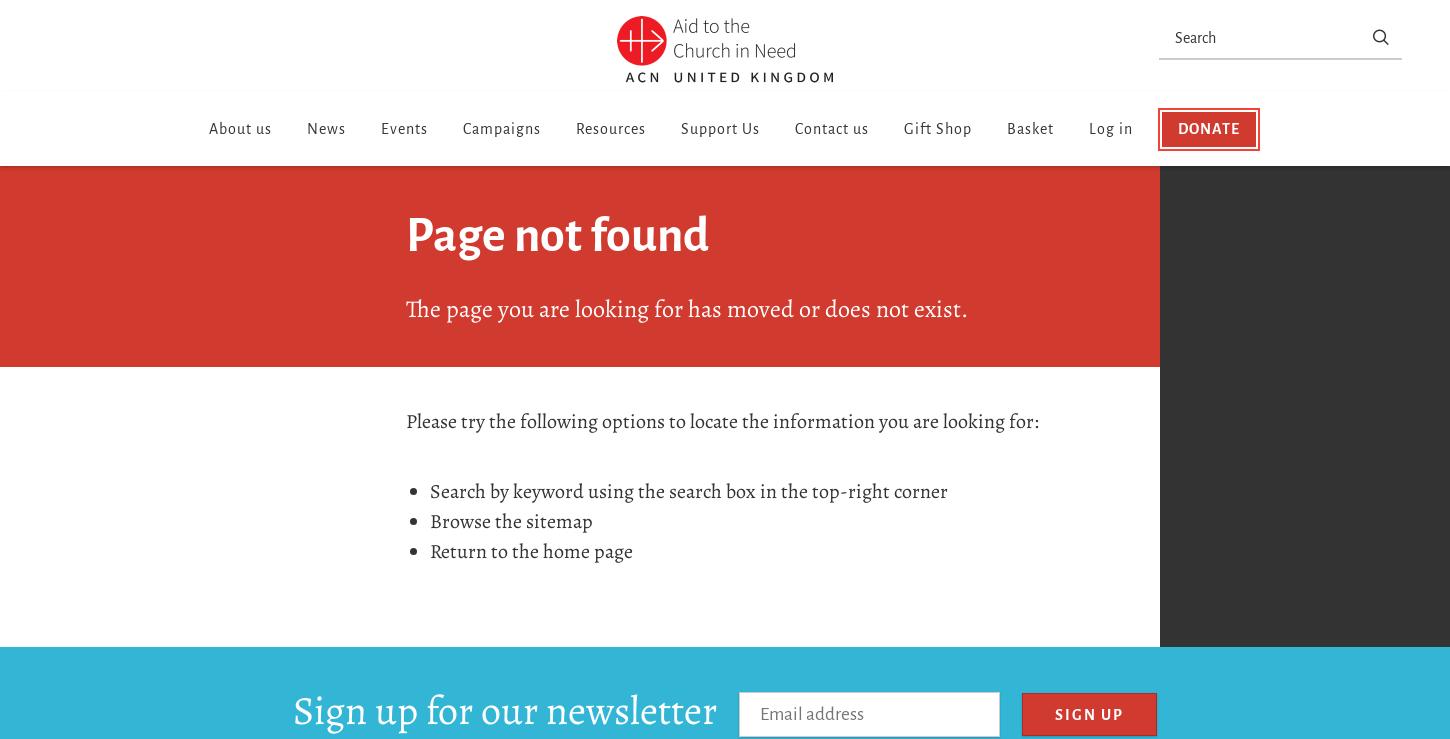 This screenshot has height=739, width=1450. I want to click on 'Return to the', so click(486, 550).